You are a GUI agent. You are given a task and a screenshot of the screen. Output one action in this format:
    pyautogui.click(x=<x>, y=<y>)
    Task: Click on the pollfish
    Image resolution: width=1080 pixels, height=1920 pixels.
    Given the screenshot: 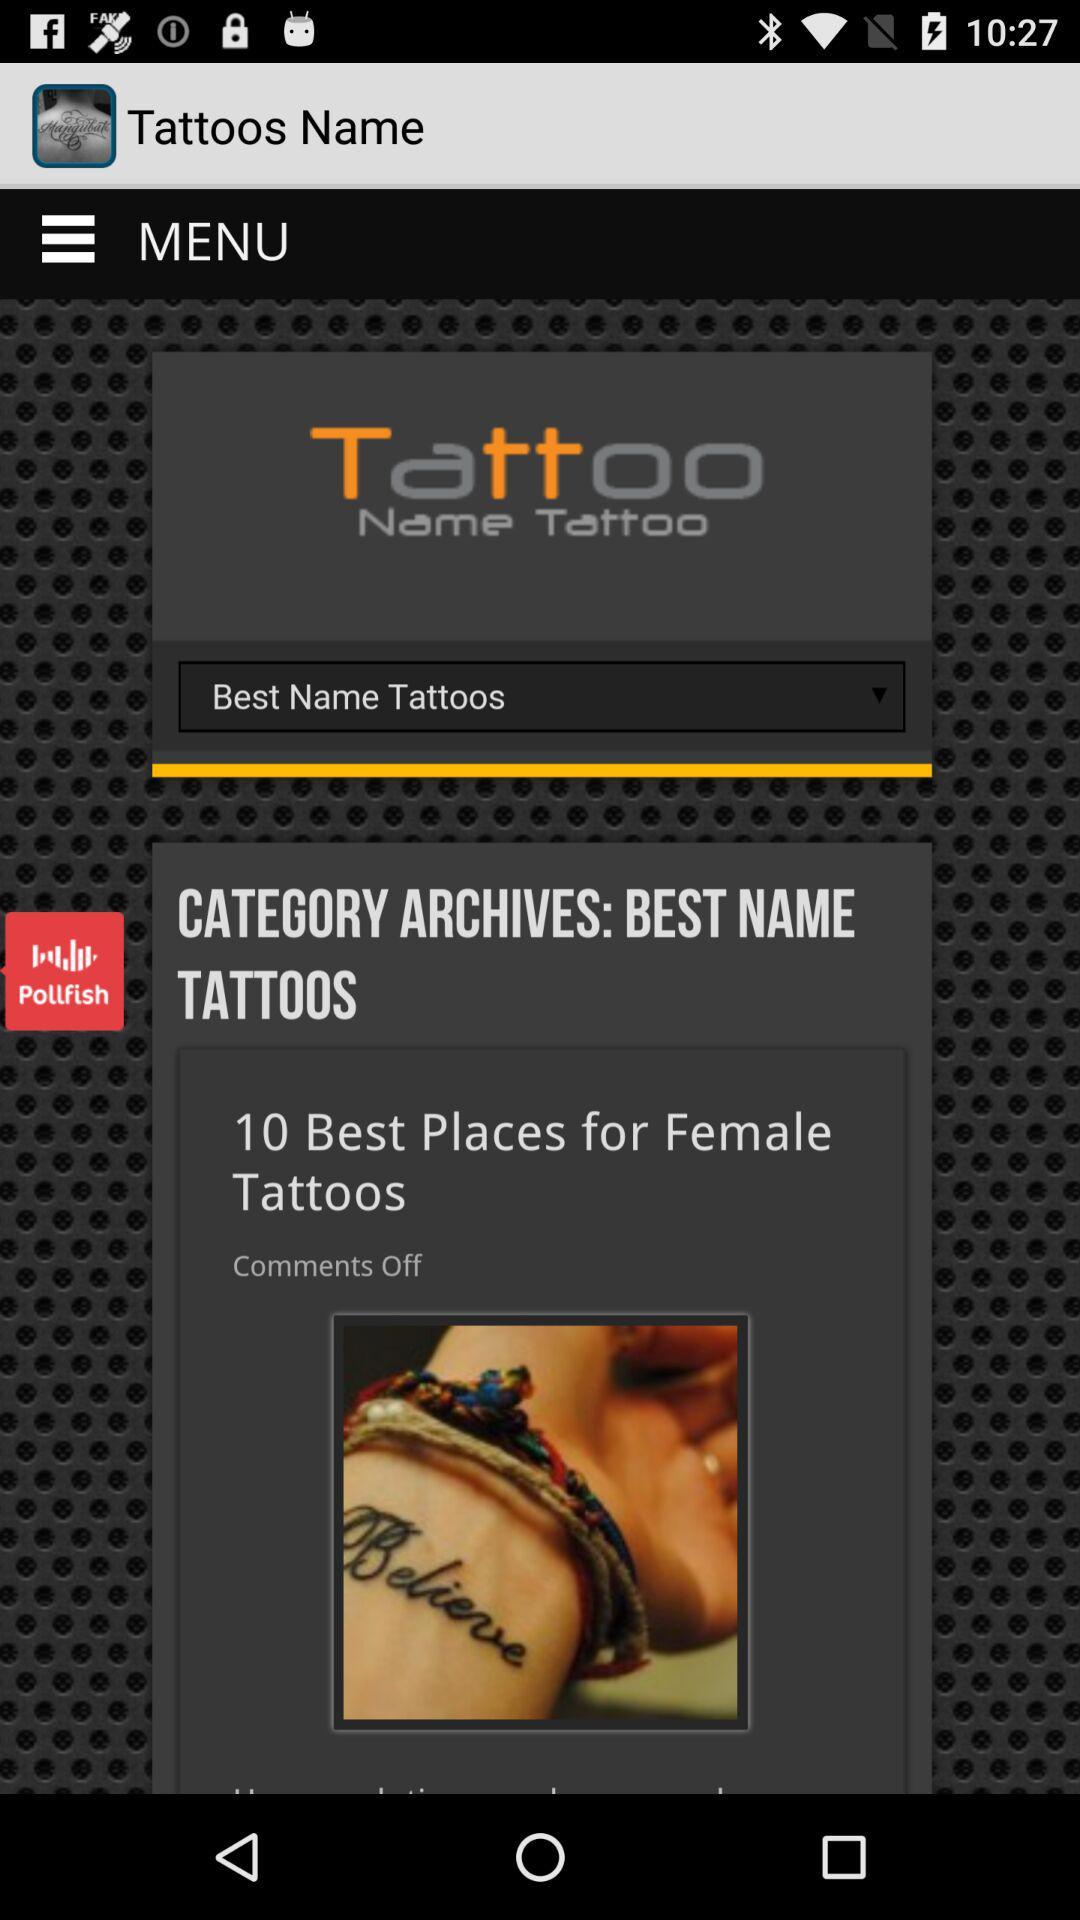 What is the action you would take?
    pyautogui.click(x=60, y=971)
    